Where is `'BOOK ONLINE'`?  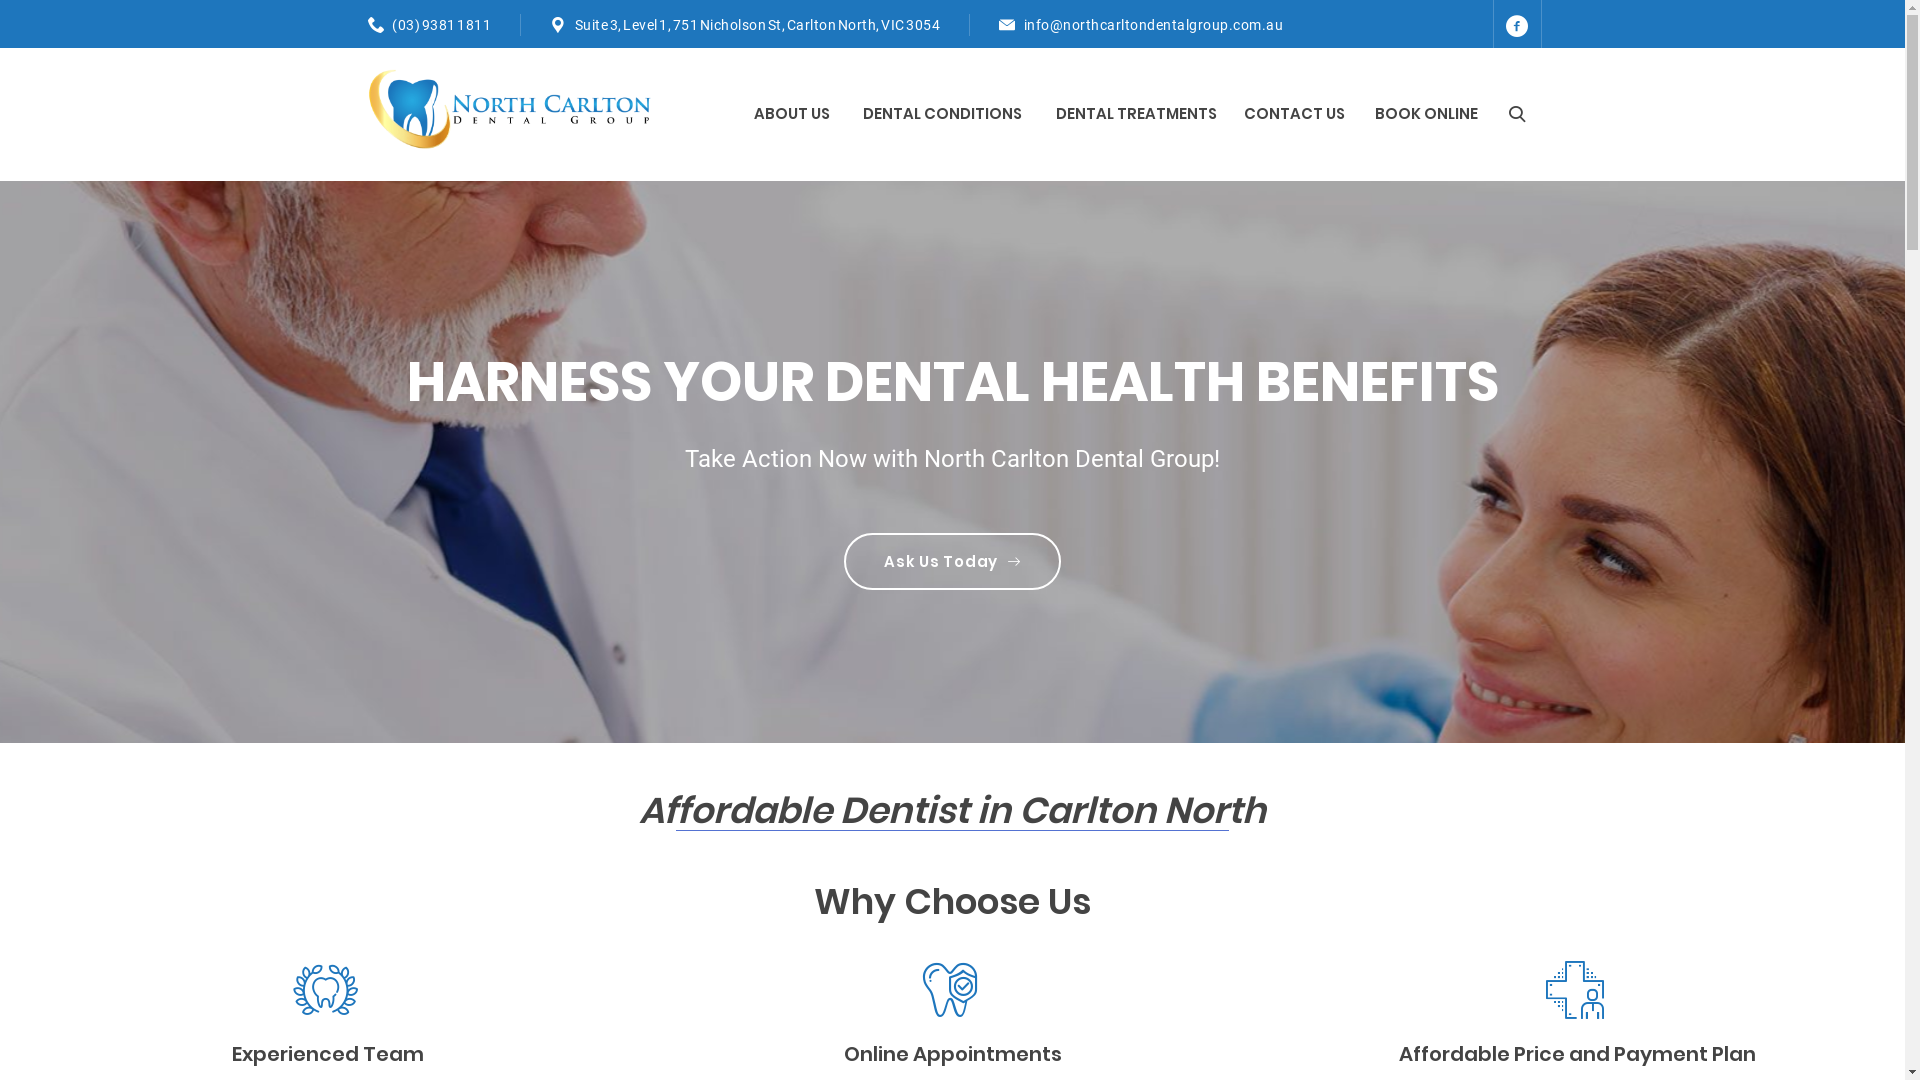 'BOOK ONLINE' is located at coordinates (1424, 114).